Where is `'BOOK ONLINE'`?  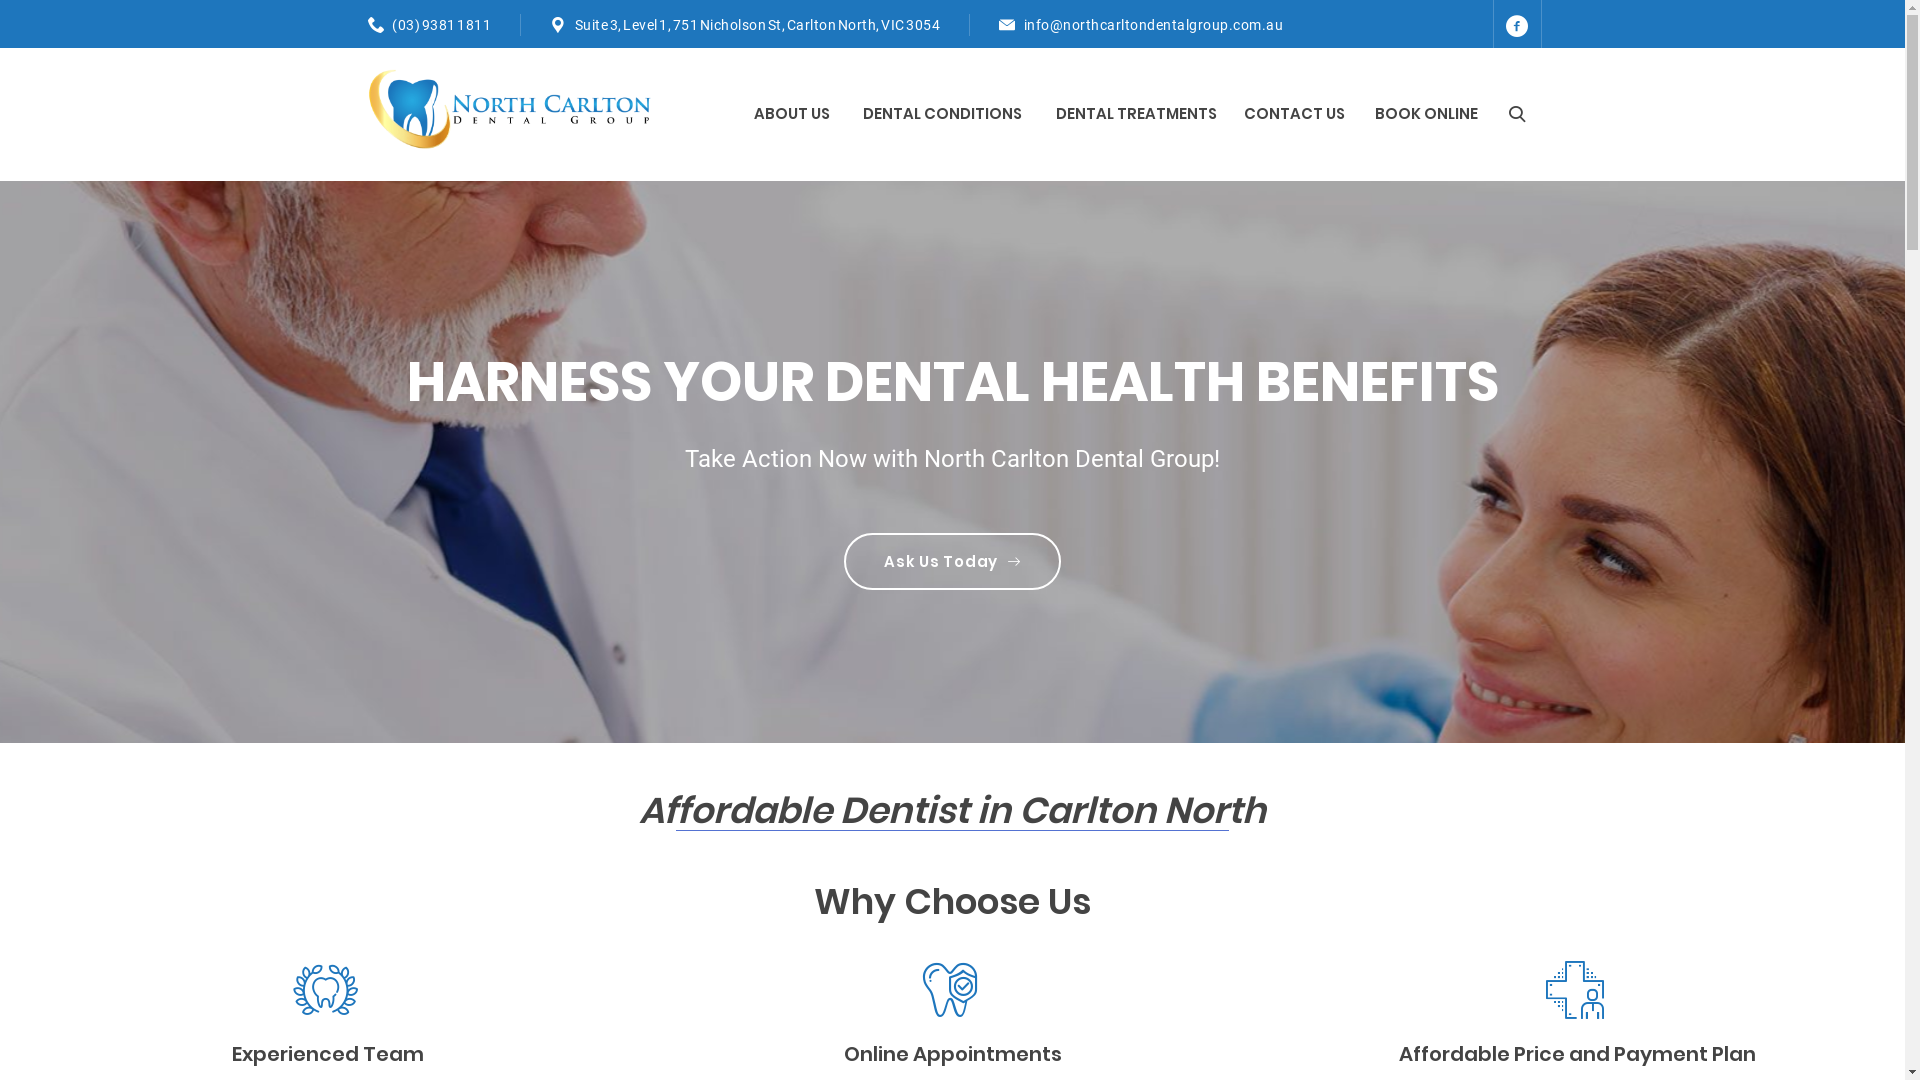 'BOOK ONLINE' is located at coordinates (1424, 114).